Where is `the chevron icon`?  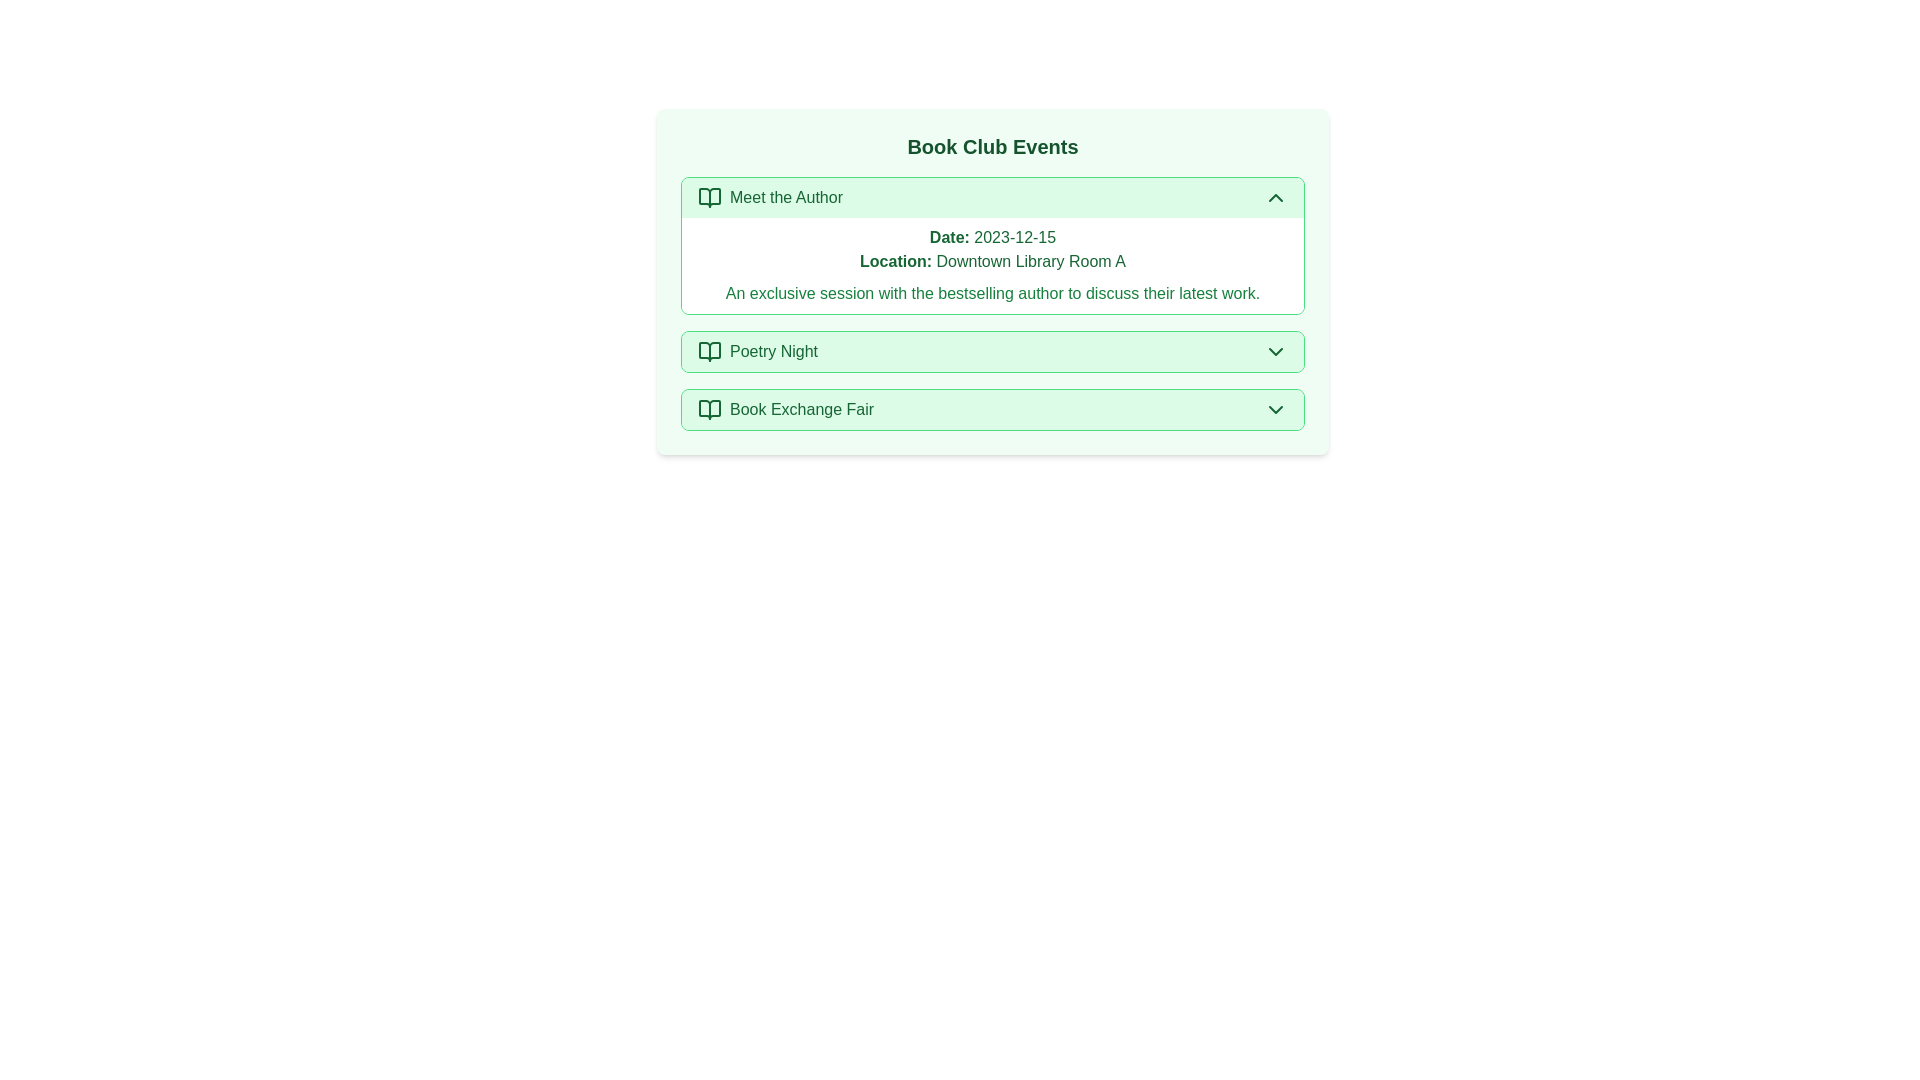
the chevron icon is located at coordinates (1275, 197).